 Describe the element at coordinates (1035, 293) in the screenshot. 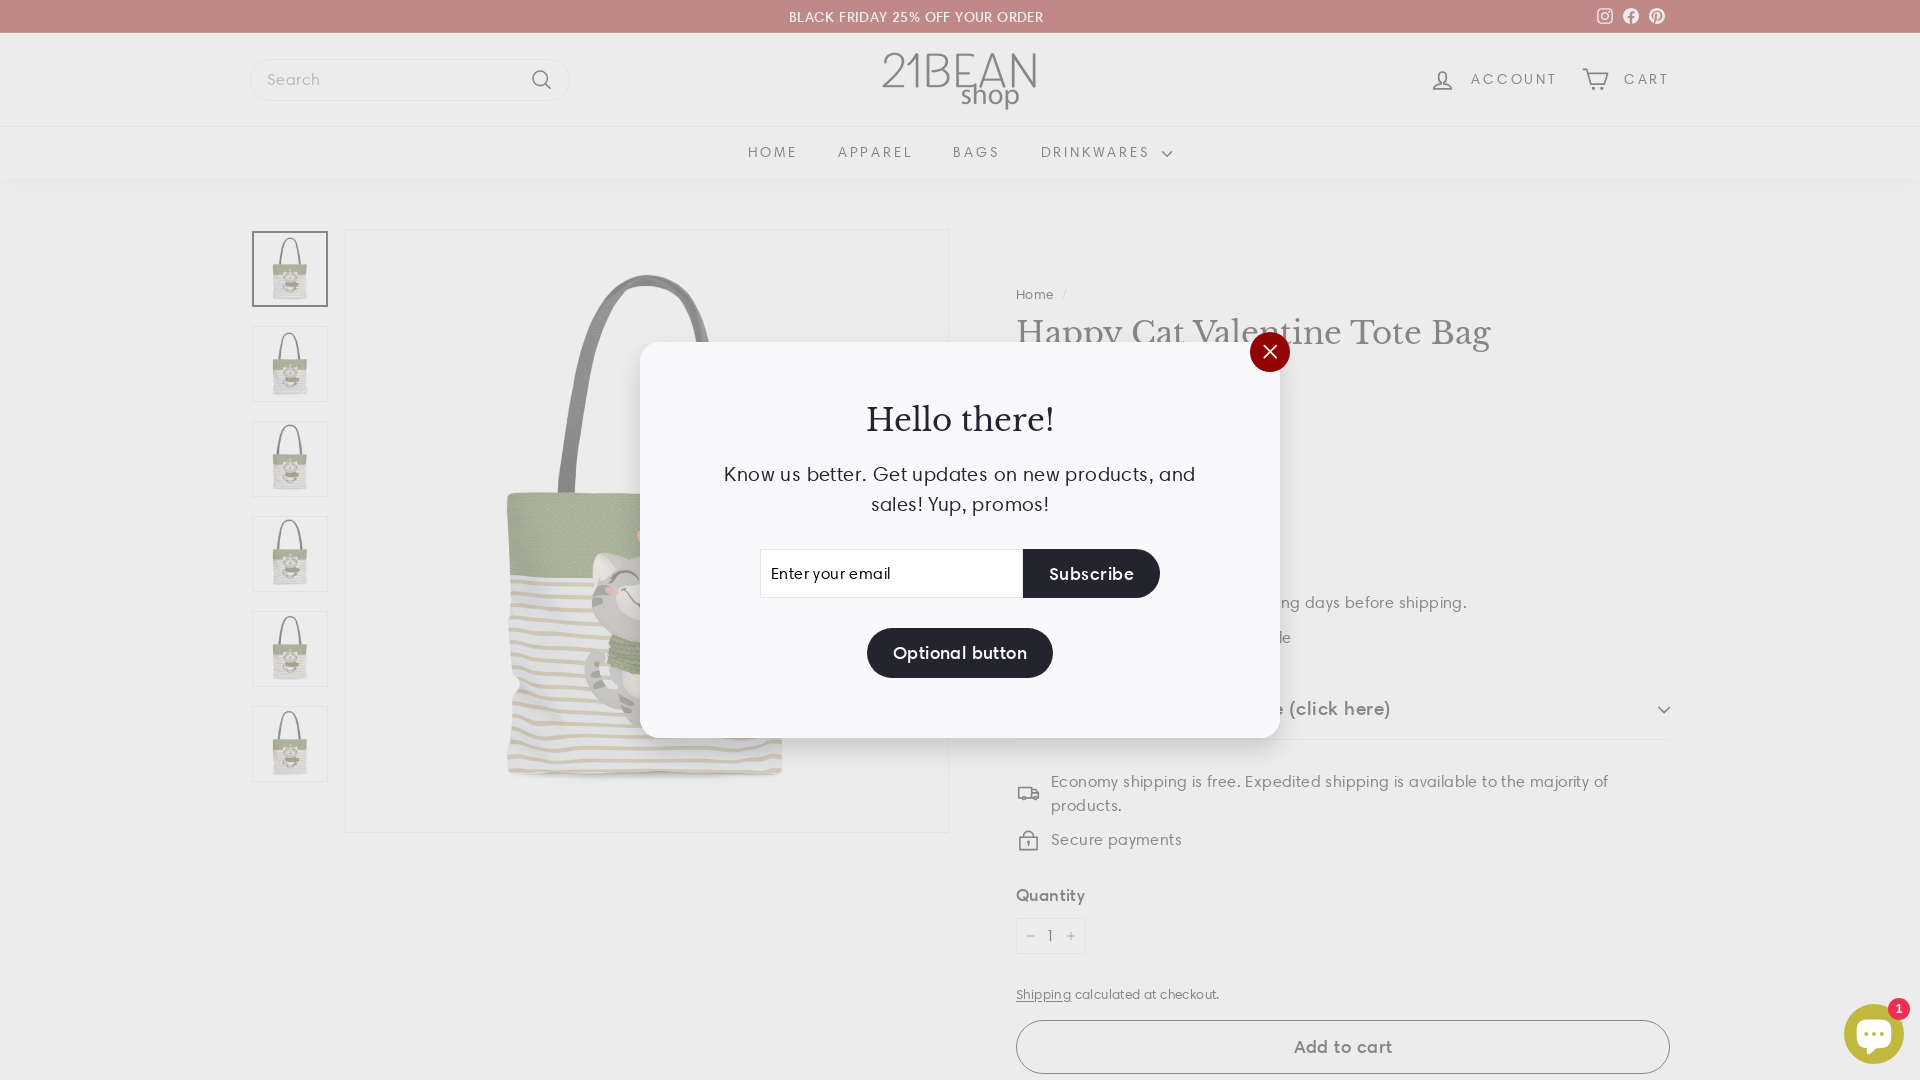

I see `'Home'` at that location.